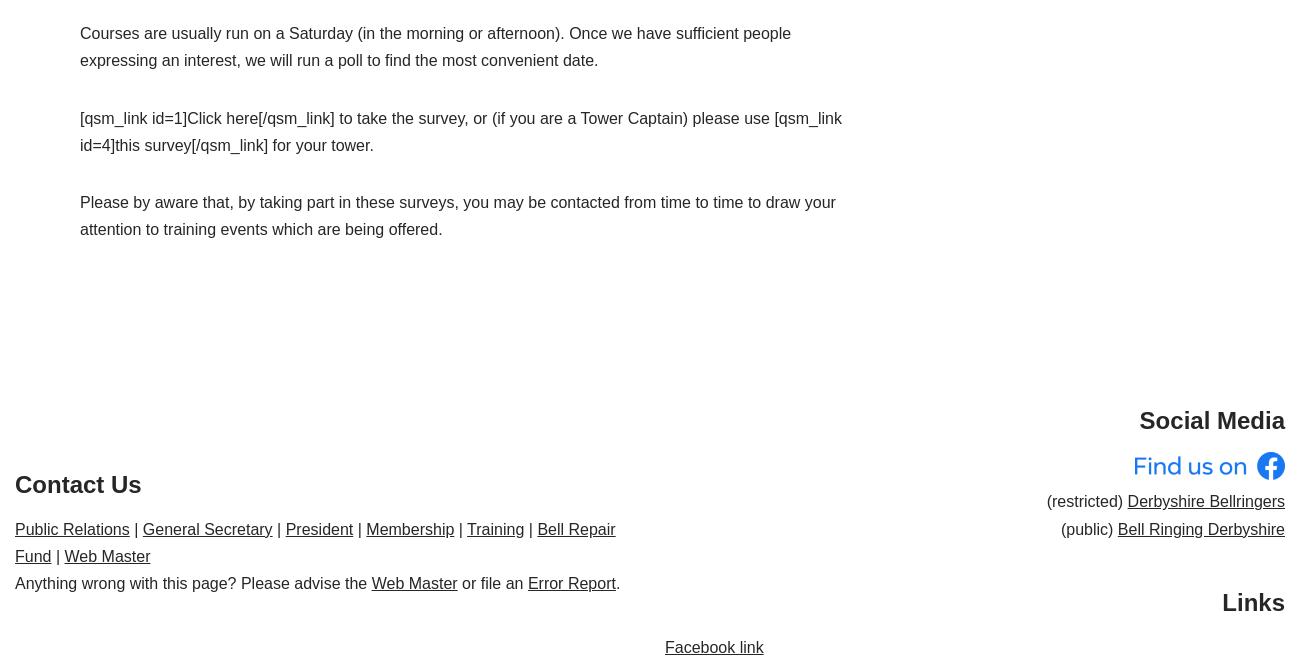 The height and width of the screenshot is (668, 1300). What do you see at coordinates (1085, 501) in the screenshot?
I see `'(restricted)'` at bounding box center [1085, 501].